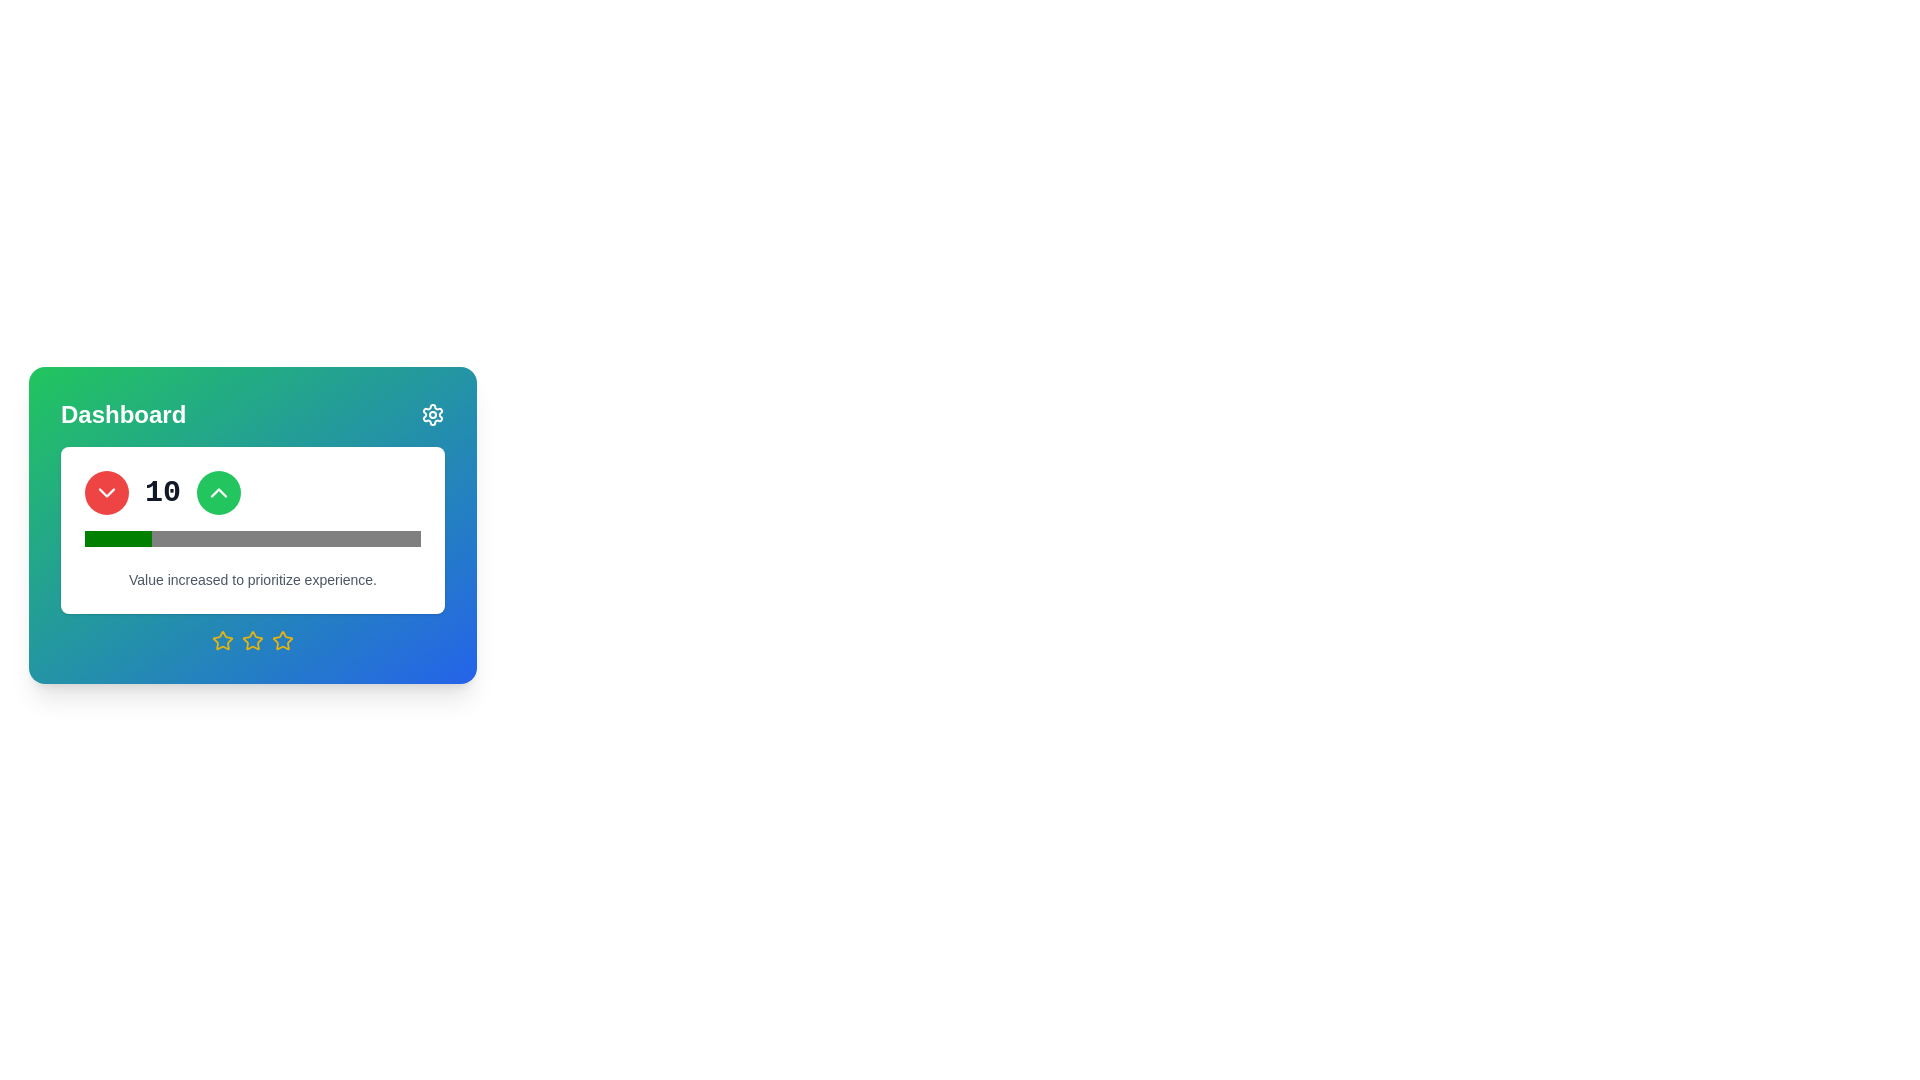 The height and width of the screenshot is (1080, 1920). Describe the element at coordinates (282, 640) in the screenshot. I see `the fourth star-shaped icon with a yellow border and blue fill located at the bottom center of the dashboard panel` at that location.